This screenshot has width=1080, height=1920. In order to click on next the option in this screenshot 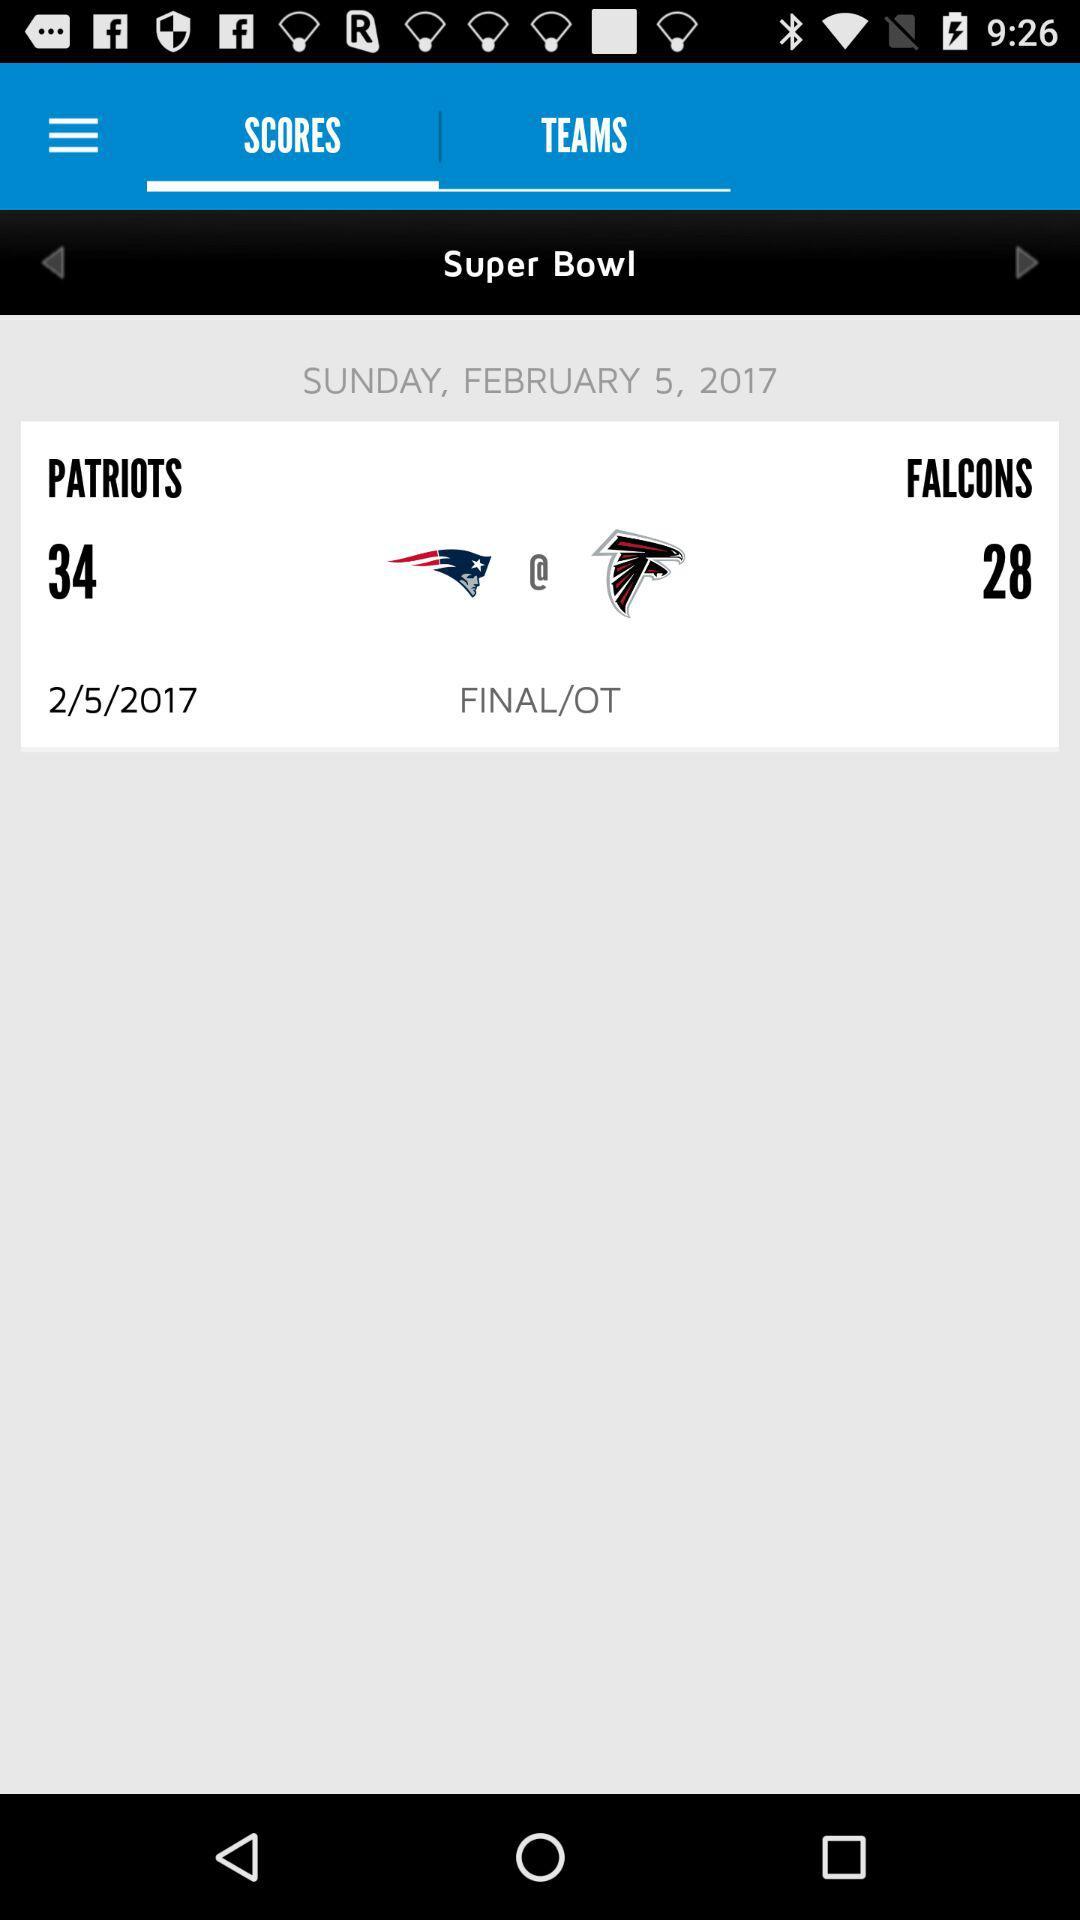, I will do `click(1027, 261)`.